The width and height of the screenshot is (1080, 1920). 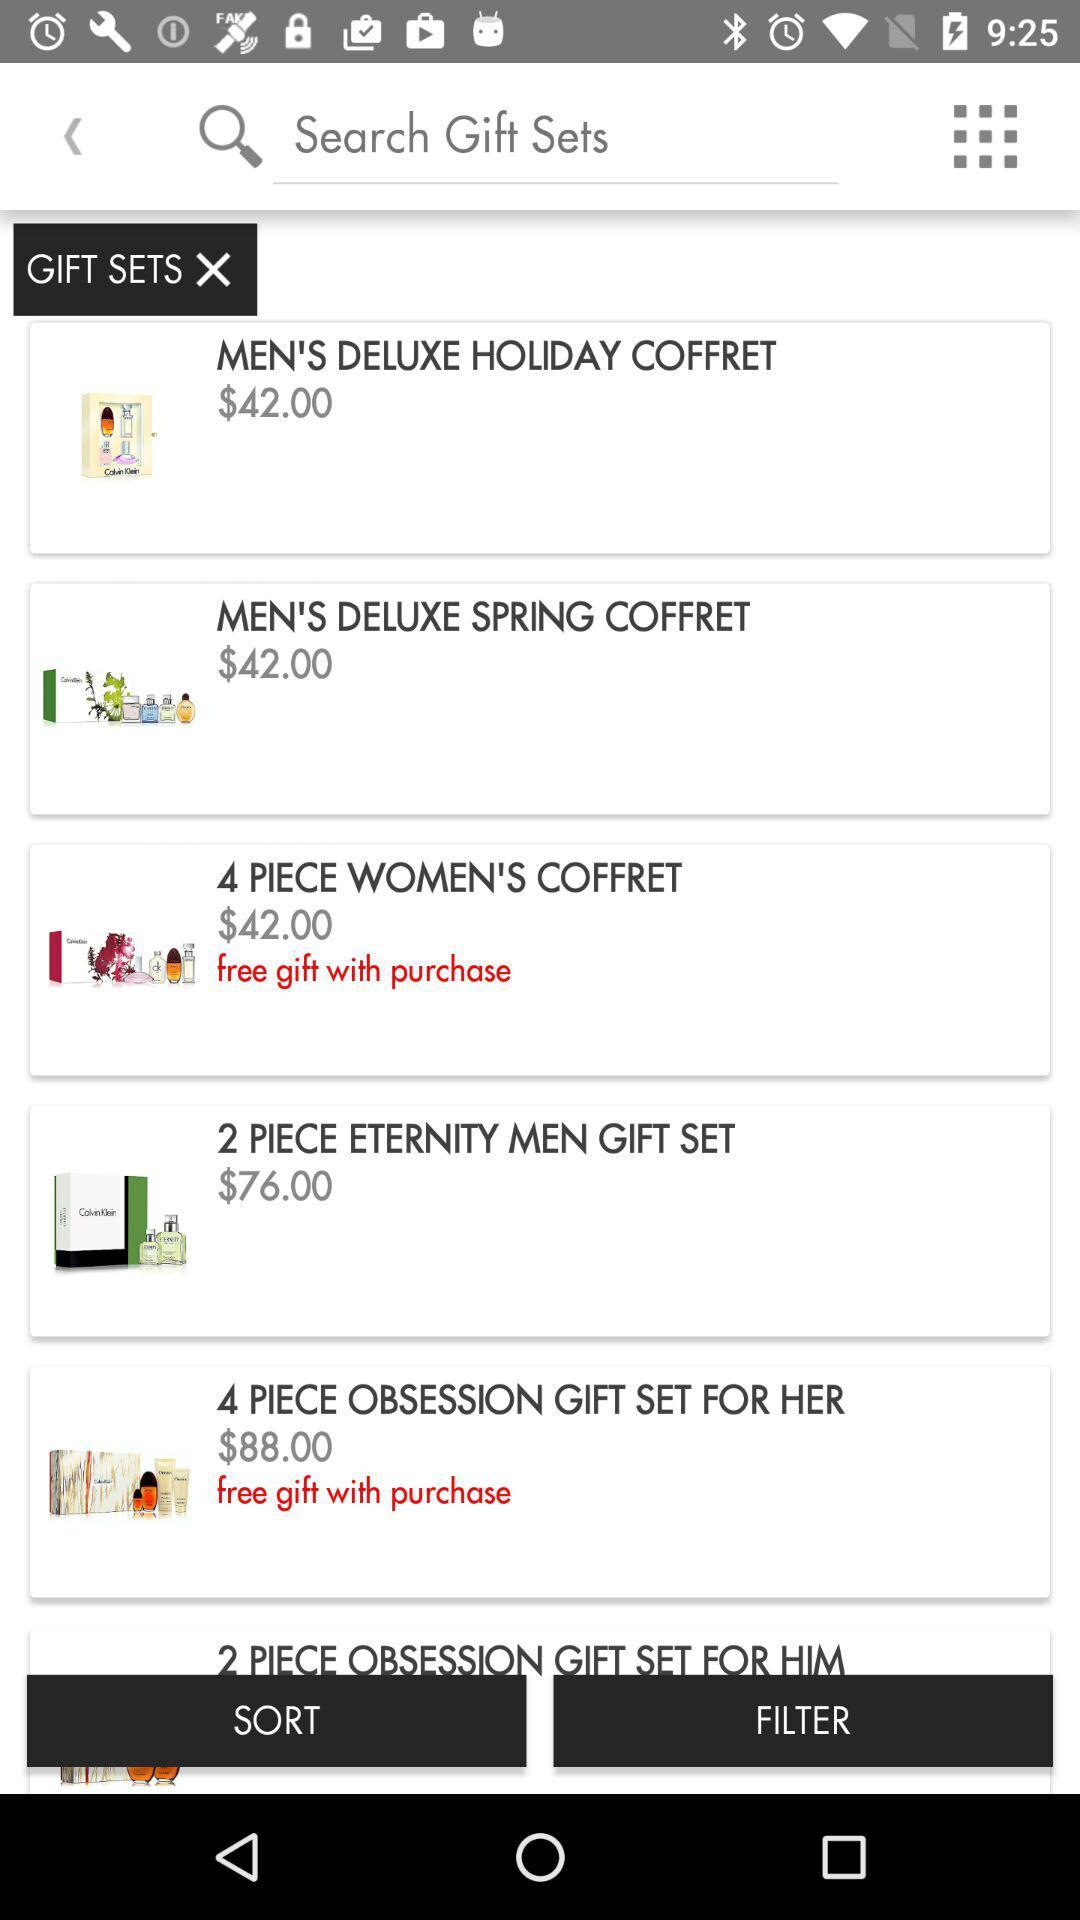 I want to click on item next to filter item, so click(x=276, y=1719).